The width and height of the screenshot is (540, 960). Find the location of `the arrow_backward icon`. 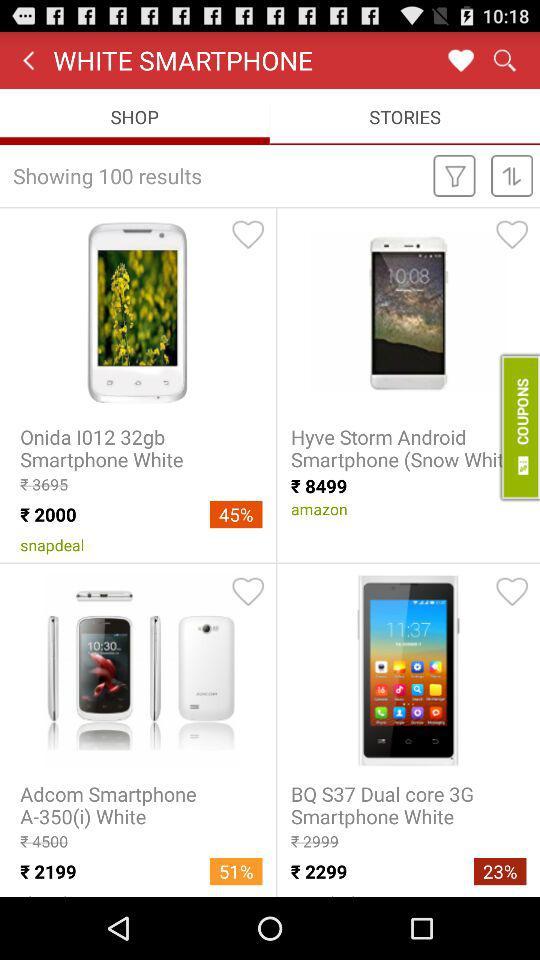

the arrow_backward icon is located at coordinates (27, 64).